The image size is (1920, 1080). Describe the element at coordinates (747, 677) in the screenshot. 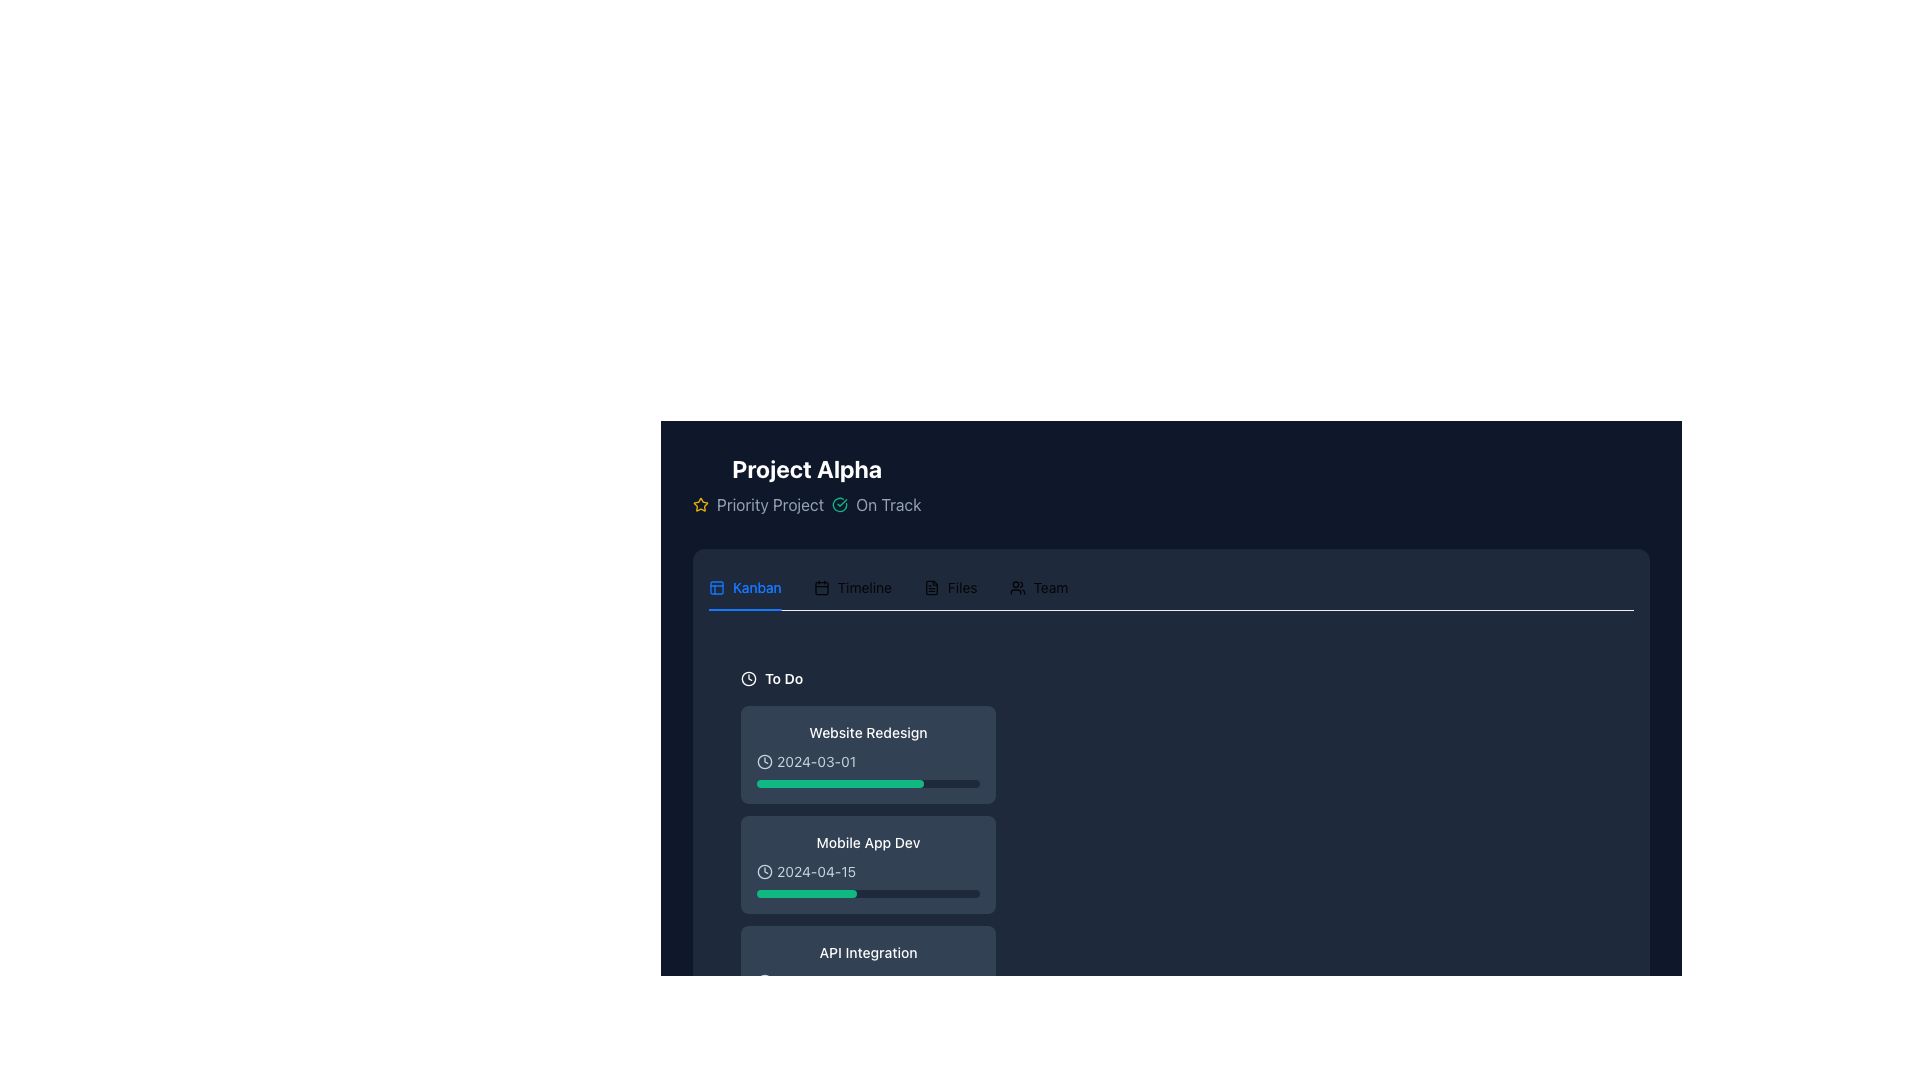

I see `the clock icon located to the left of the 'To Do' title in the Kanban board interface` at that location.